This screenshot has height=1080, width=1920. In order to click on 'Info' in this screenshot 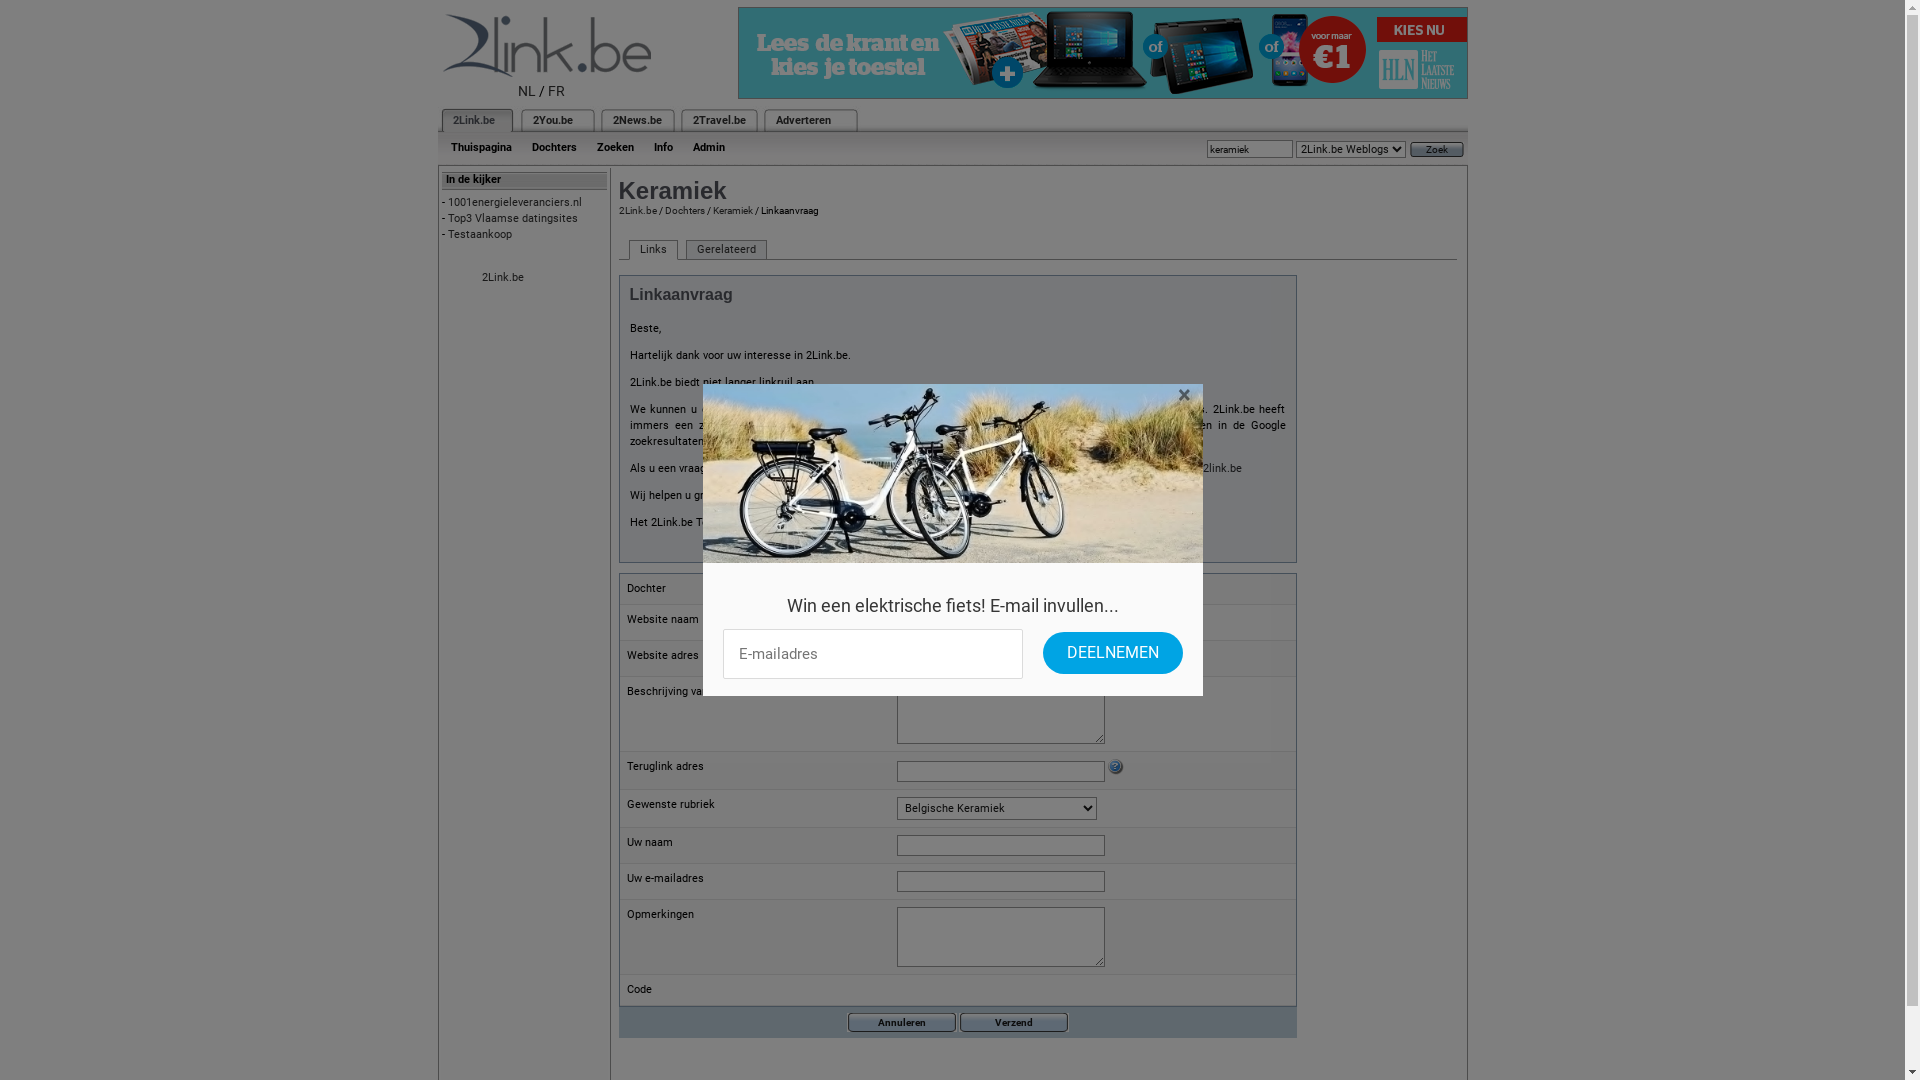, I will do `click(663, 146)`.